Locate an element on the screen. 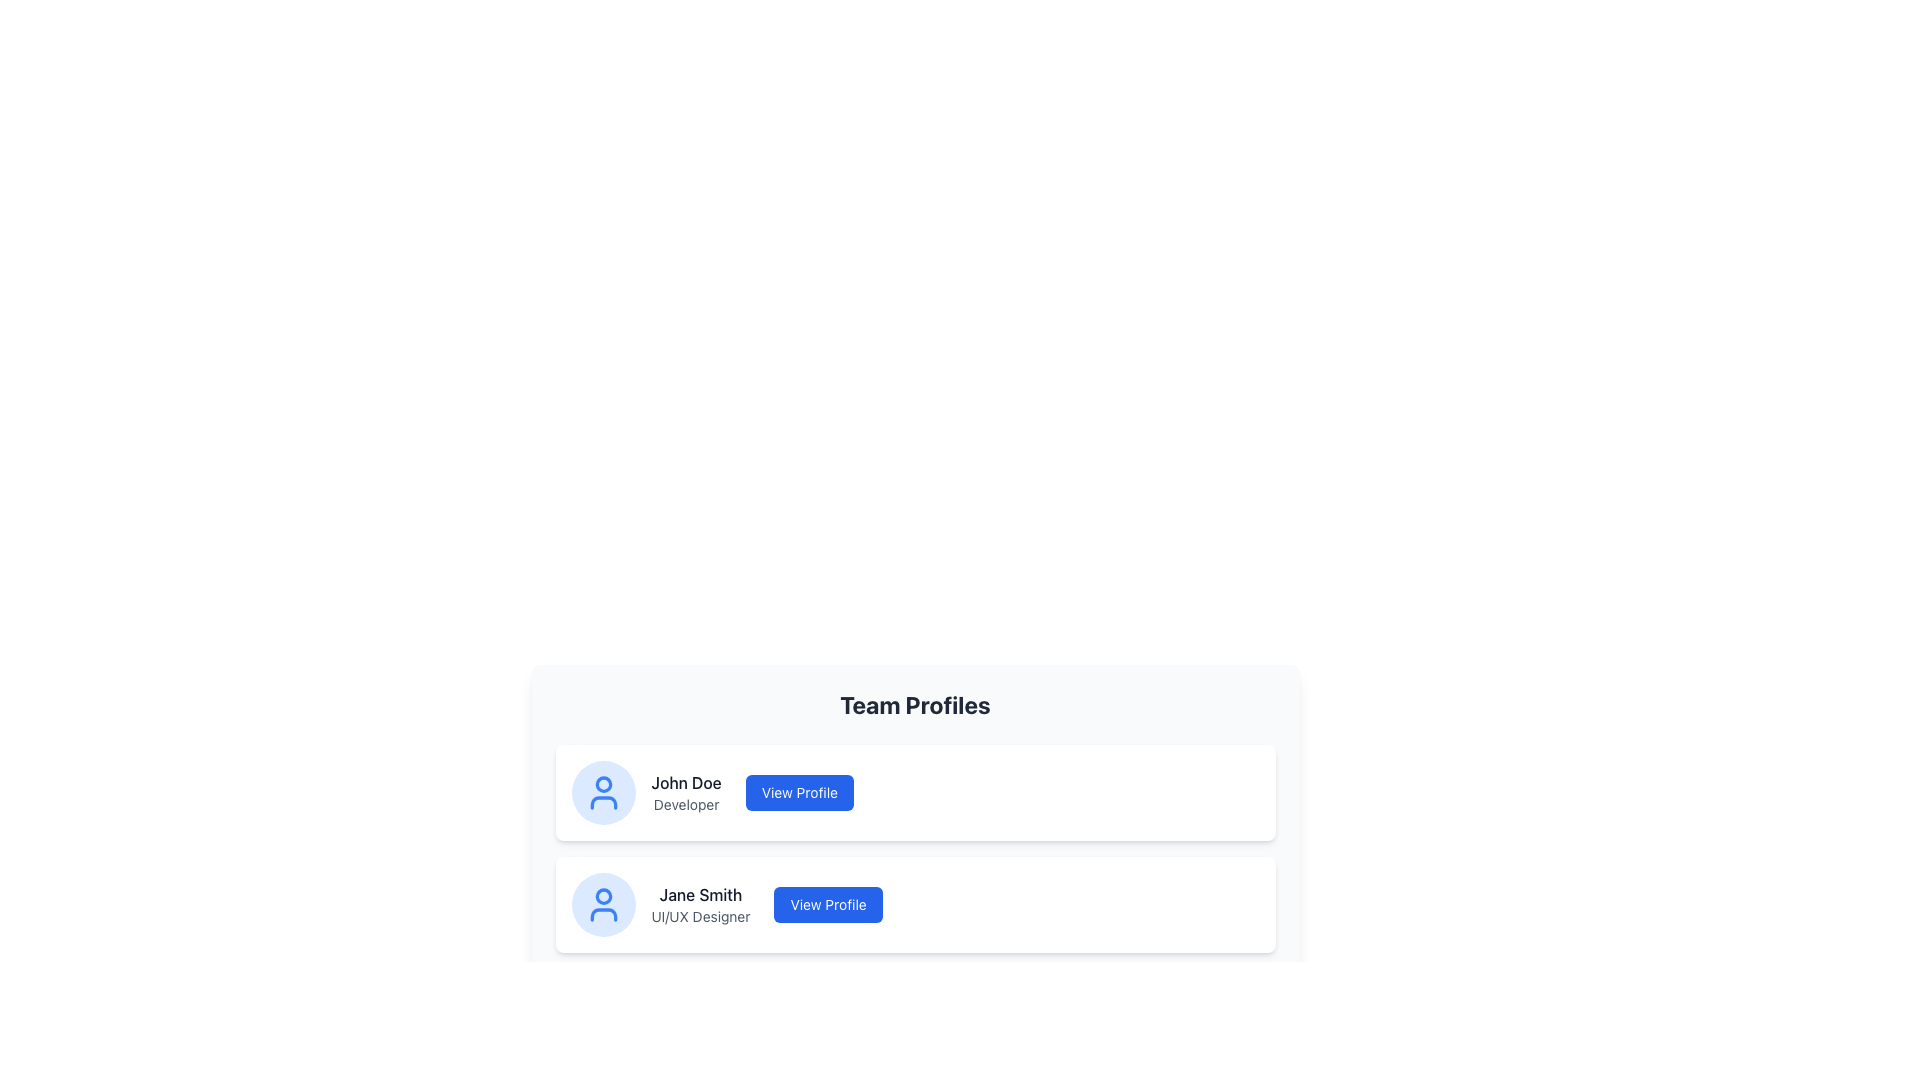 Image resolution: width=1920 pixels, height=1080 pixels. the user icon representing John Doe in the Team Profiles section, which is styled with a blue color and has a circular blue background is located at coordinates (602, 792).